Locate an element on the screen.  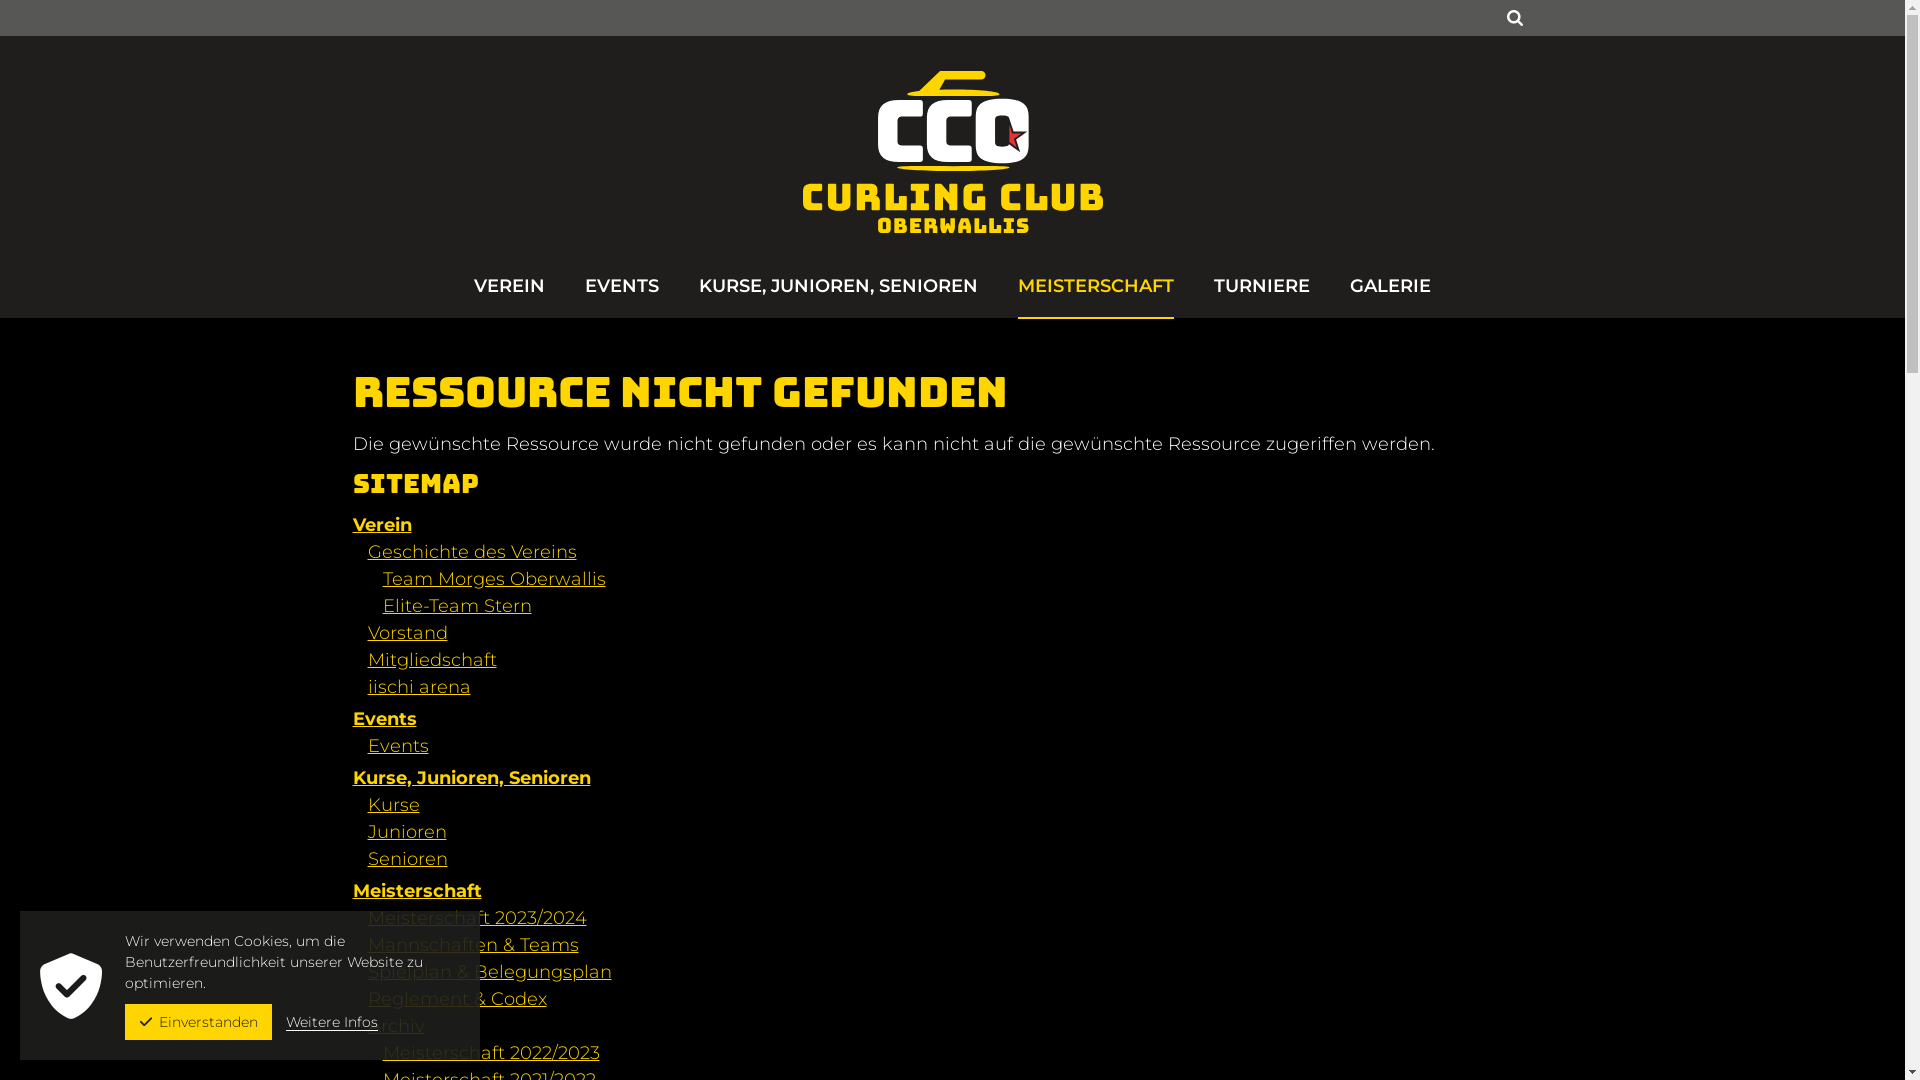
'Geschichte des Vereins' is located at coordinates (471, 551).